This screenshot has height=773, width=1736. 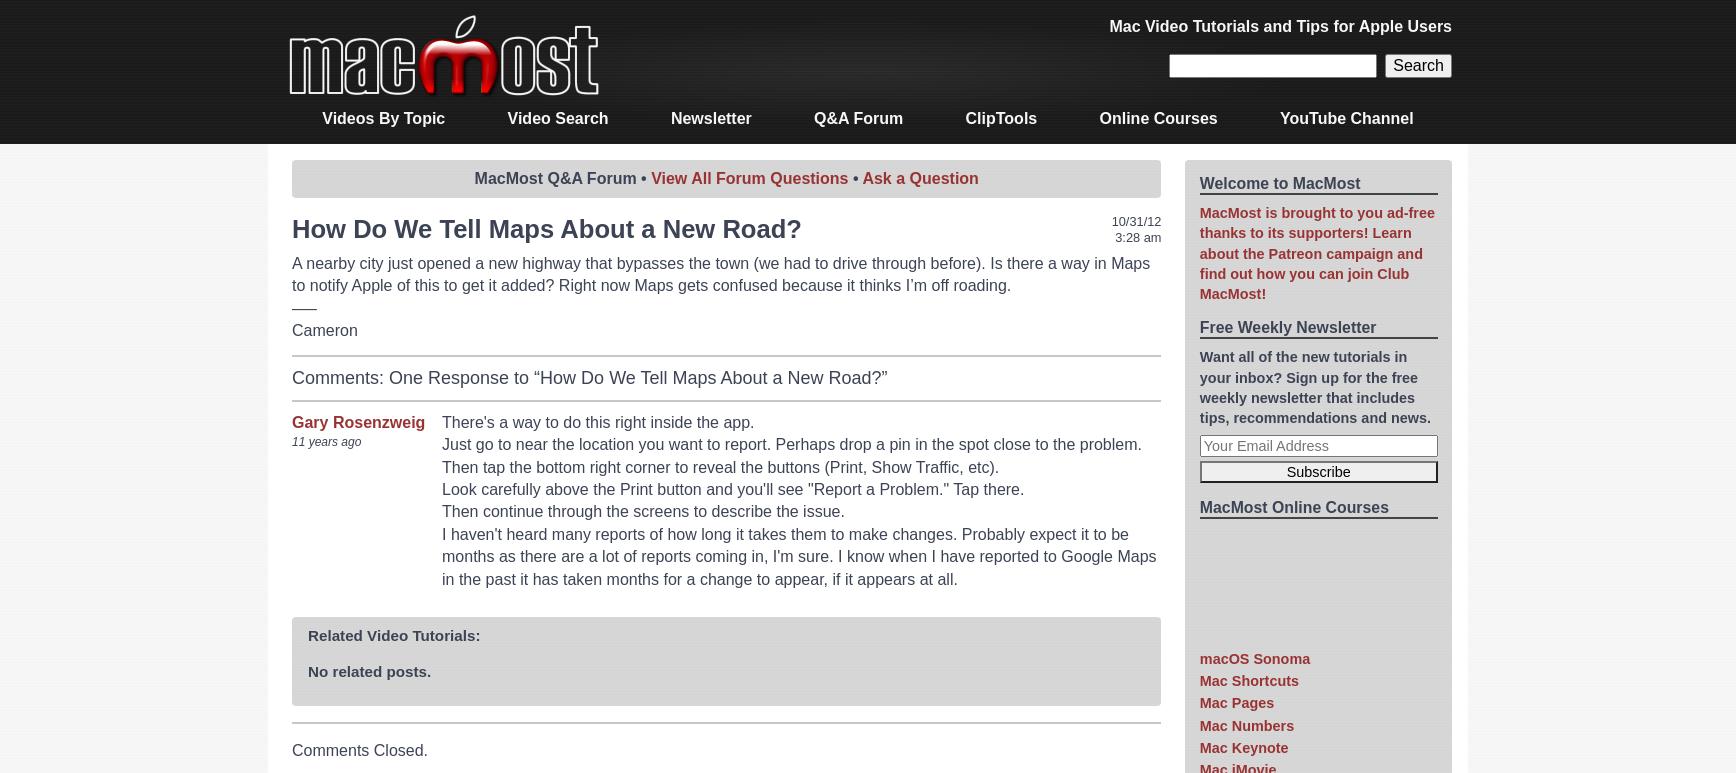 What do you see at coordinates (441, 511) in the screenshot?
I see `'Then continue through the screens to describe the issue.'` at bounding box center [441, 511].